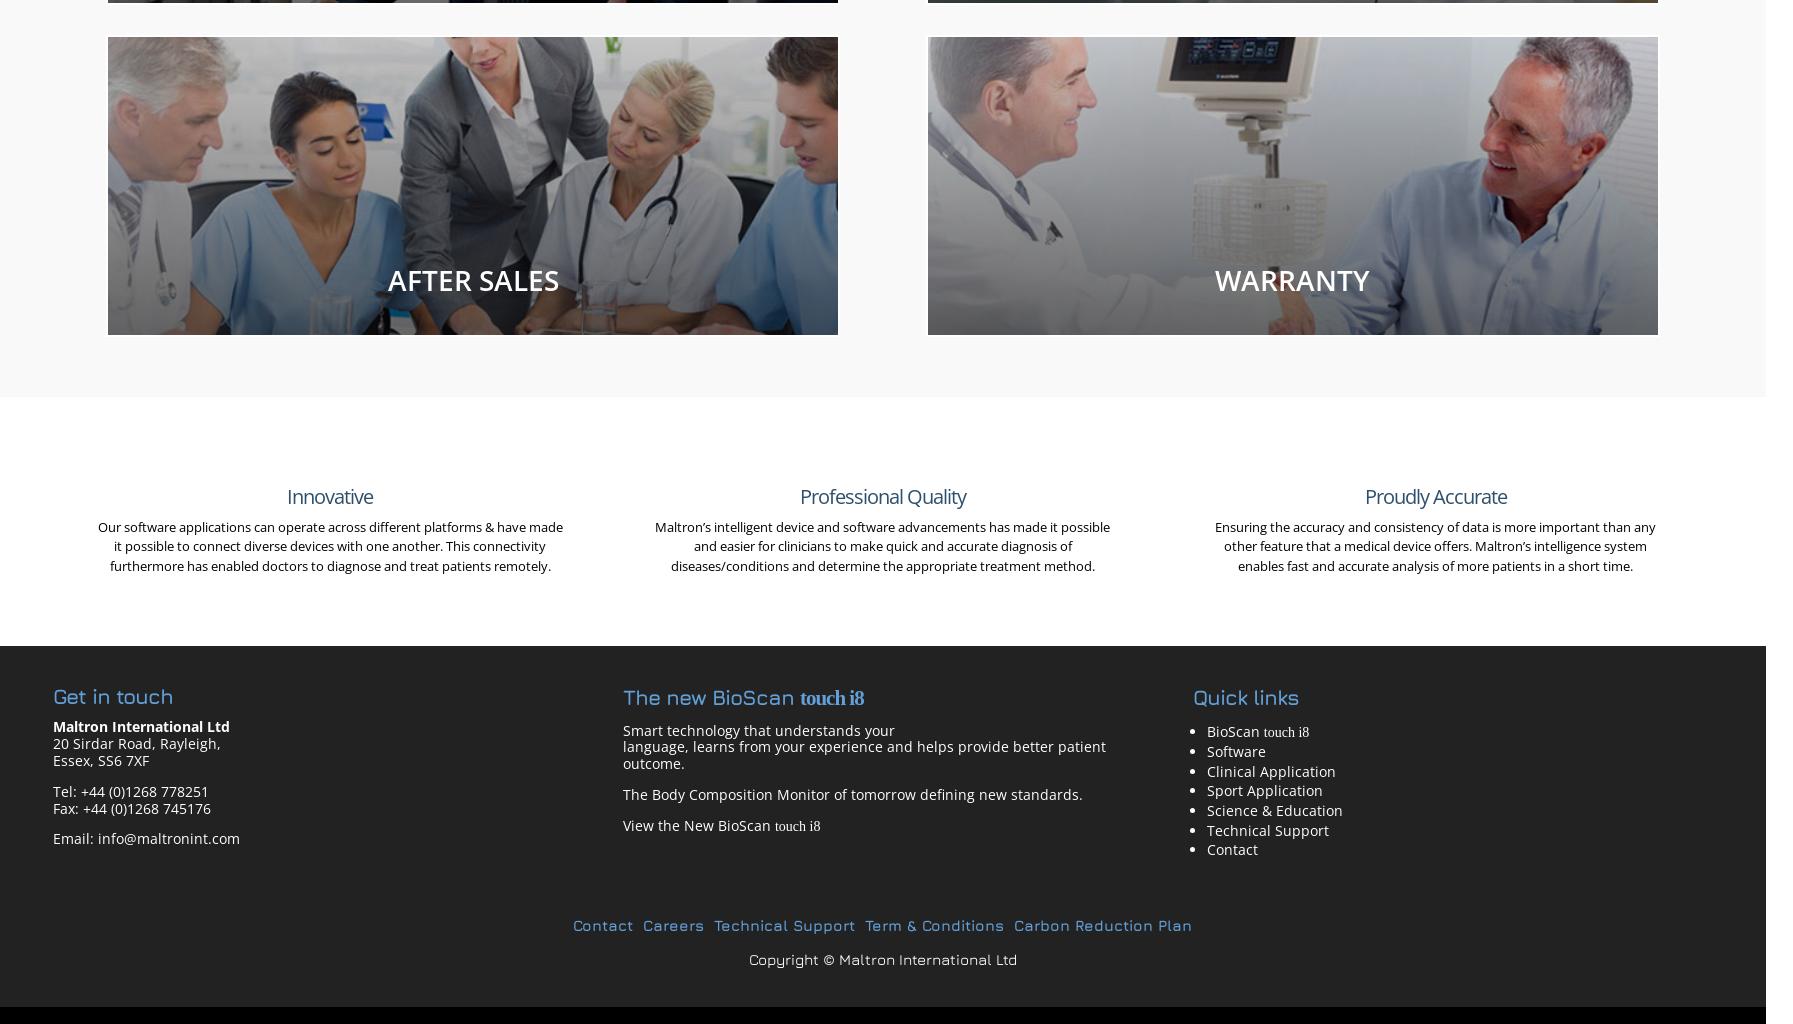 This screenshot has height=1024, width=1793. I want to click on 'The Body Composition Monitor of tomorrow defining new standards.', so click(851, 793).